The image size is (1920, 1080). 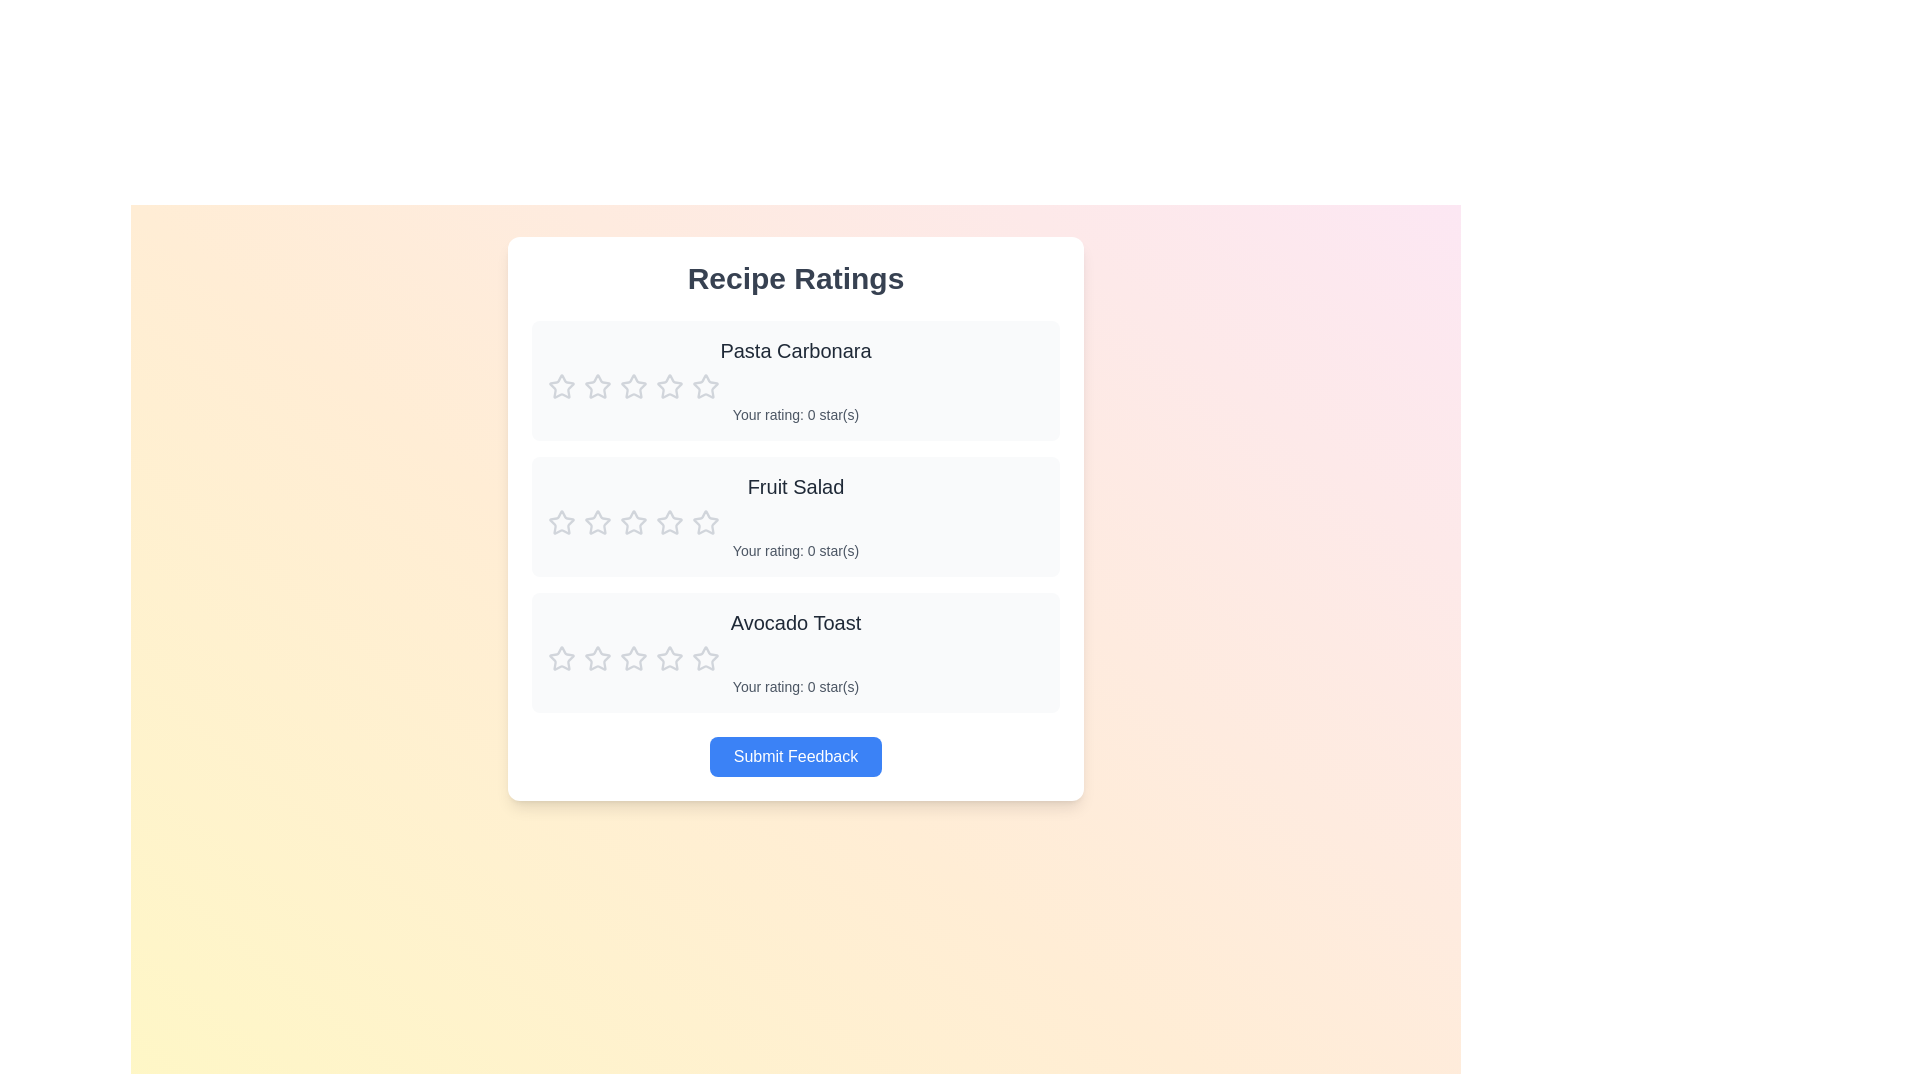 What do you see at coordinates (795, 486) in the screenshot?
I see `text label displaying 'Fruit Salad', which is located in the second rating card below 'Pasta Carbonara' and above 'Avocado Toast'` at bounding box center [795, 486].